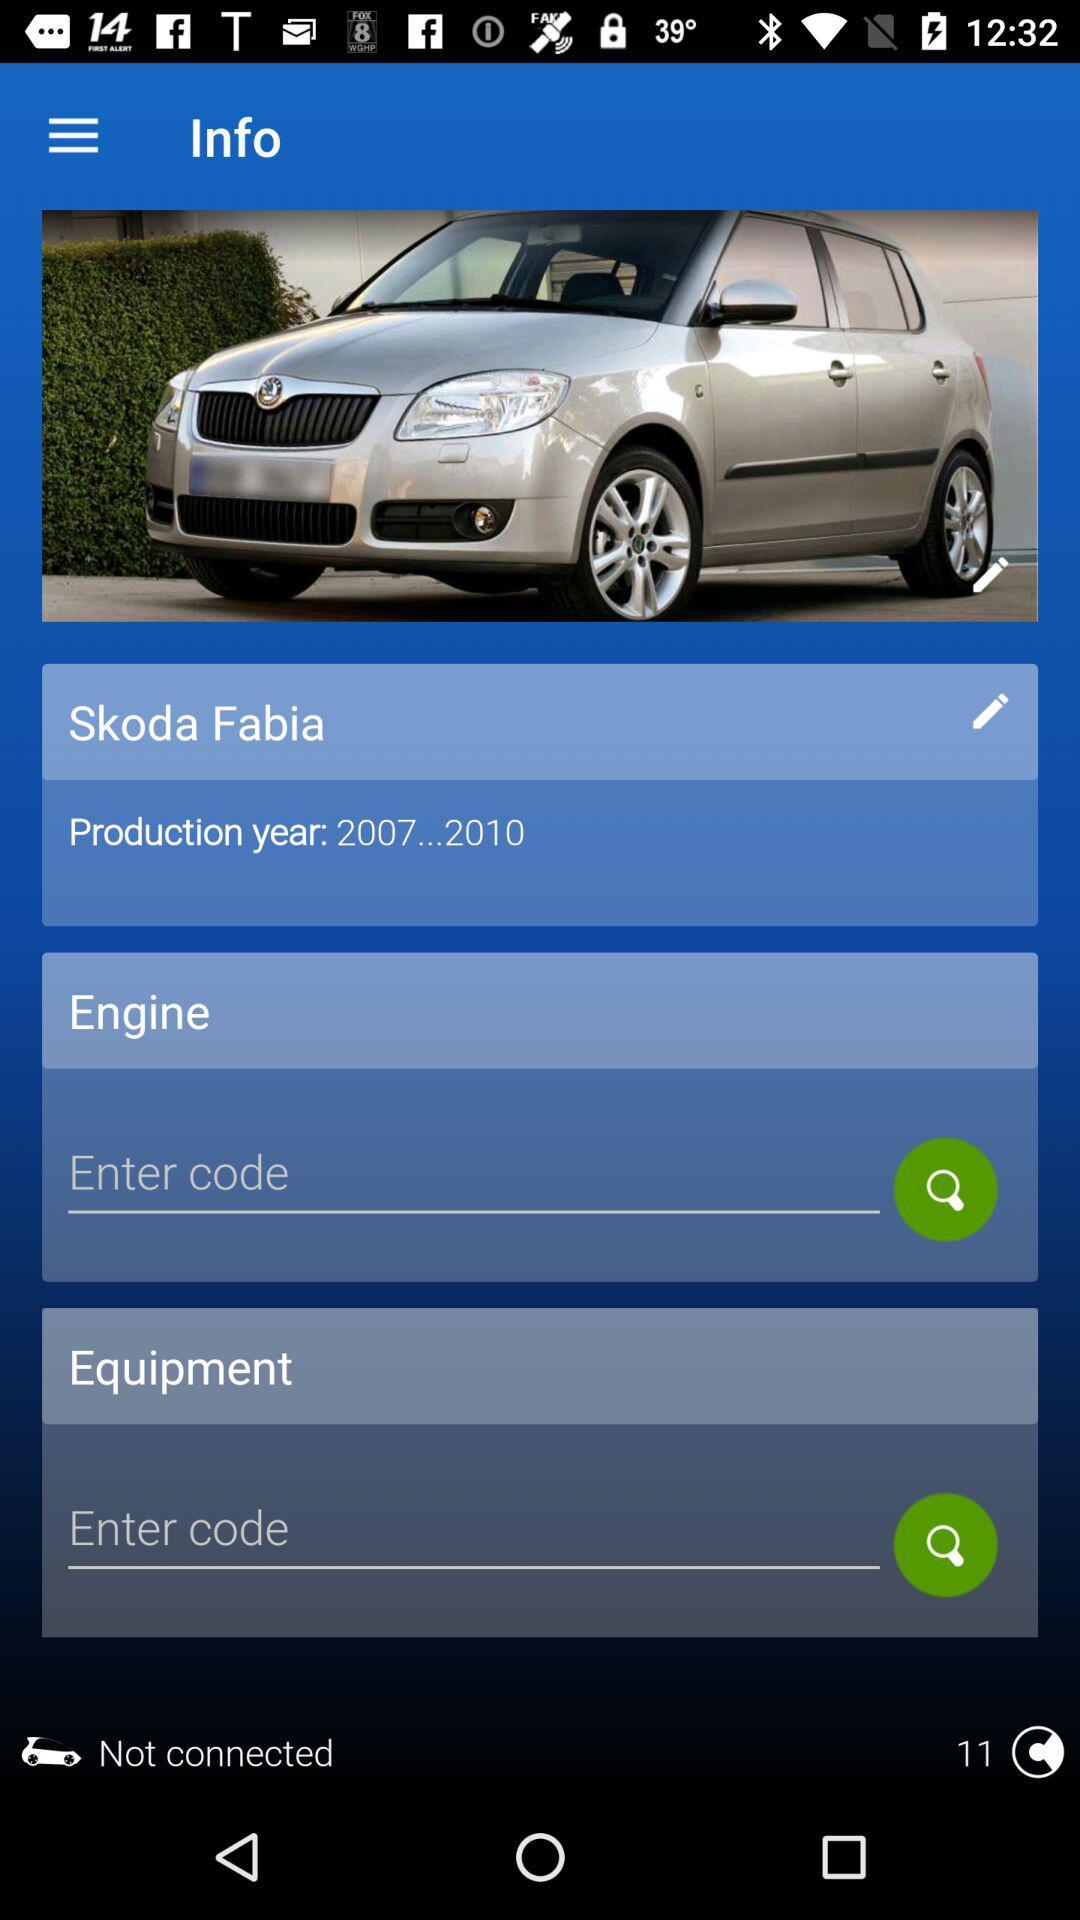 The height and width of the screenshot is (1920, 1080). I want to click on zoom in, so click(945, 1189).